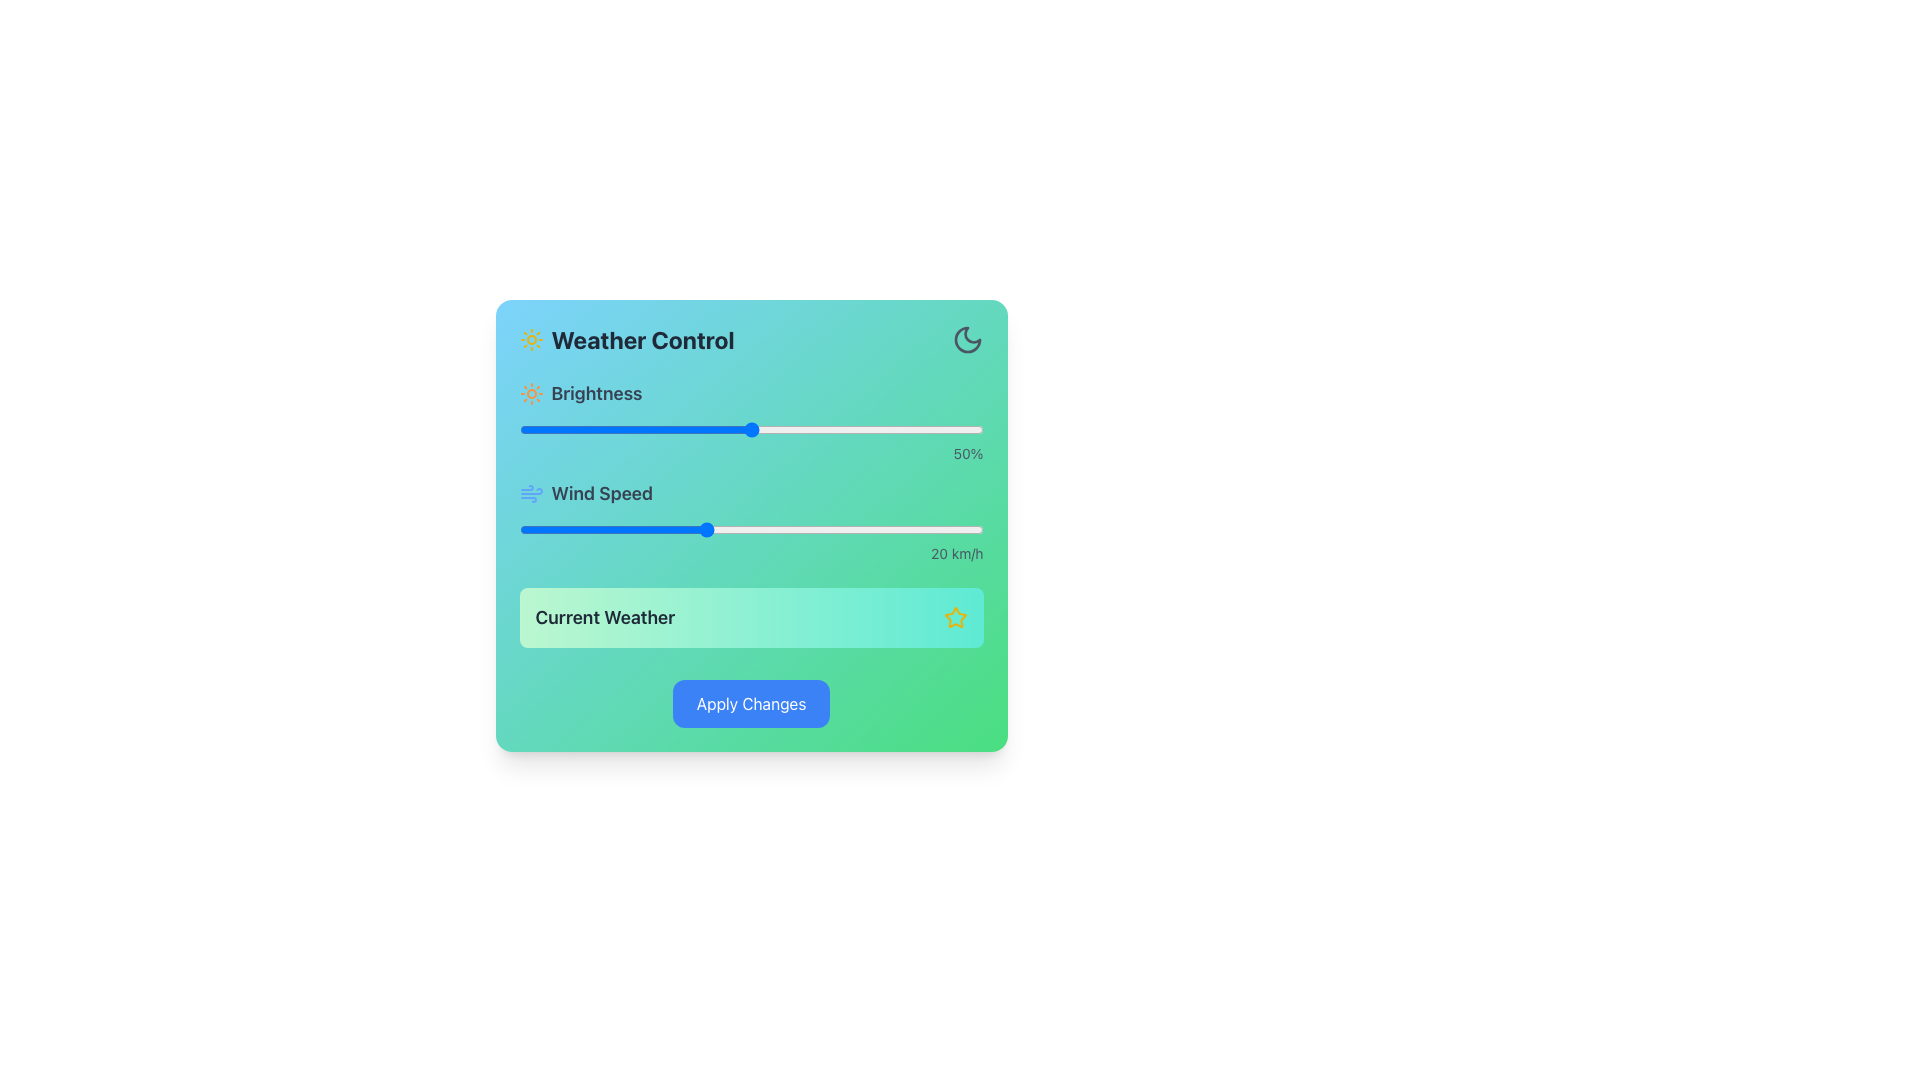  Describe the element at coordinates (695, 428) in the screenshot. I see `the brightness level` at that location.